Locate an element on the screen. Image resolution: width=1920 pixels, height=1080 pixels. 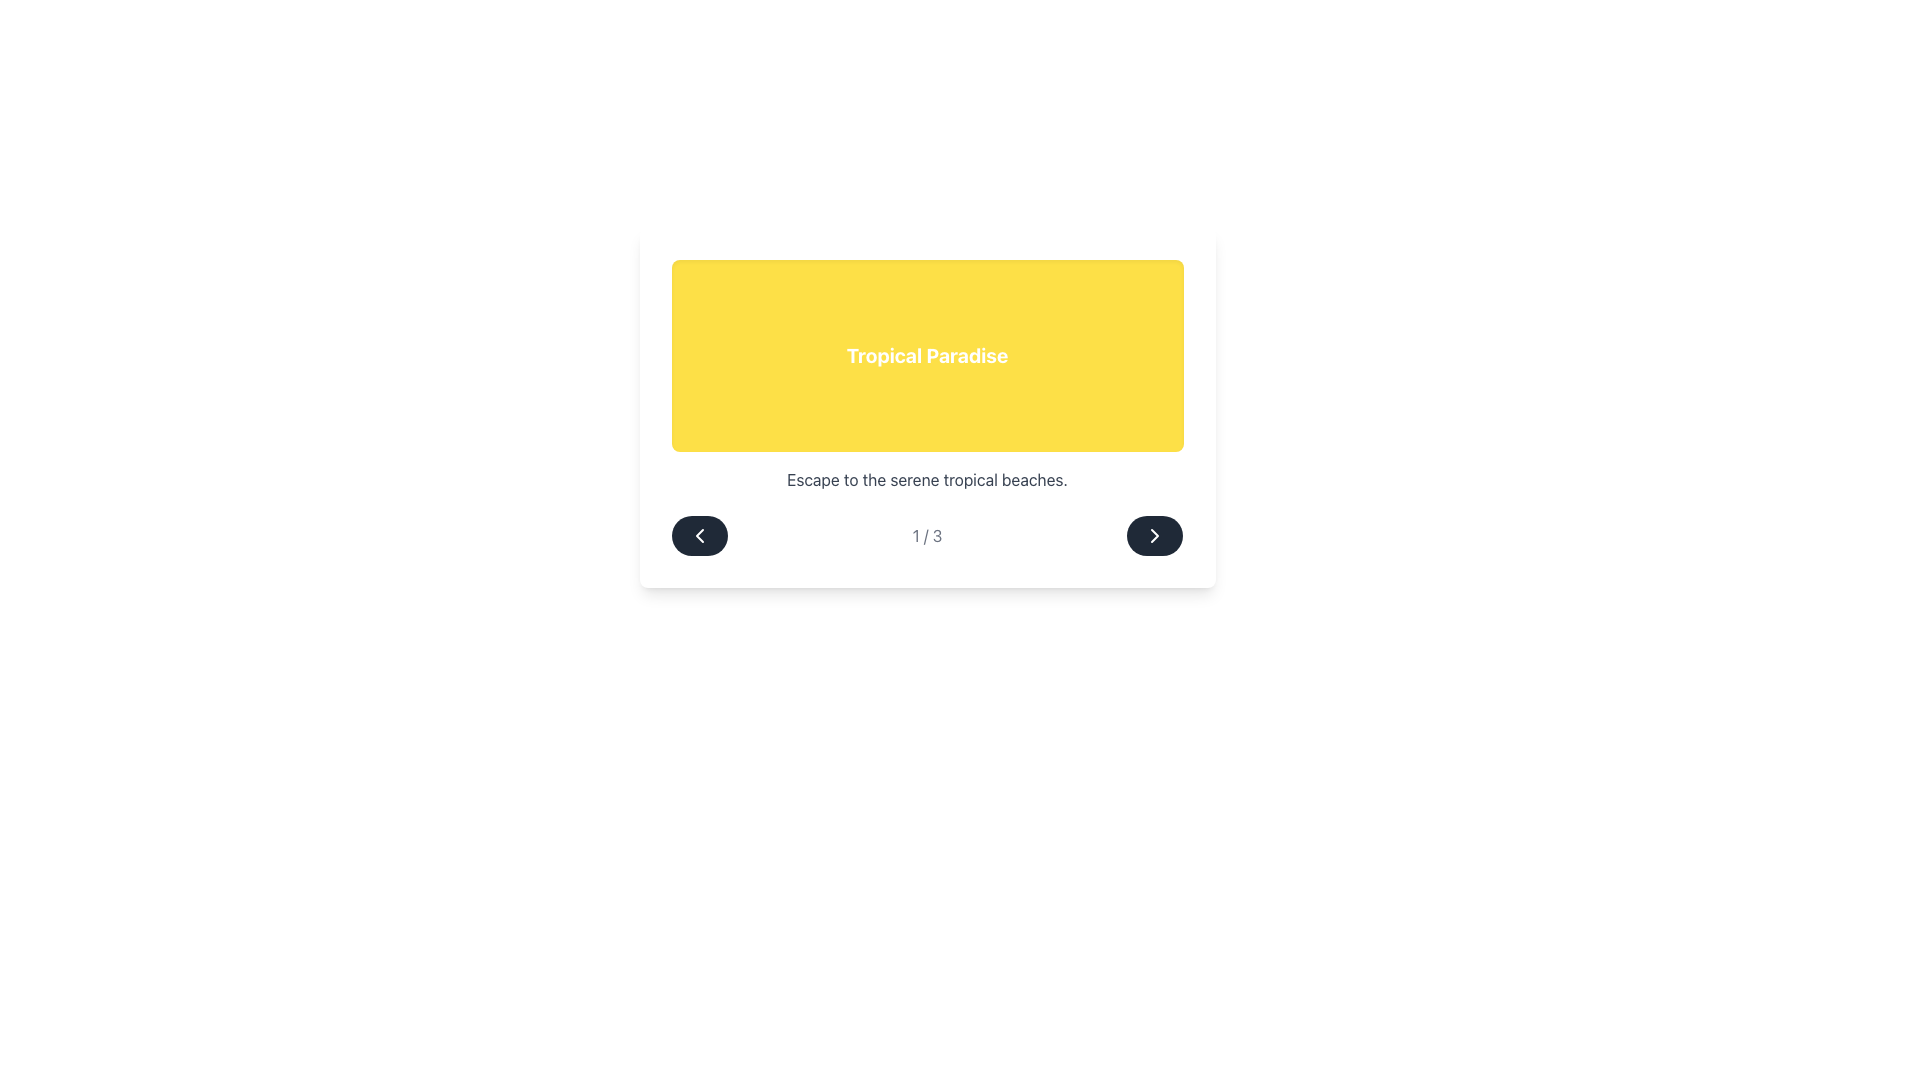
the navigation control icon located in the bottom-right area of the card interface is located at coordinates (1155, 535).